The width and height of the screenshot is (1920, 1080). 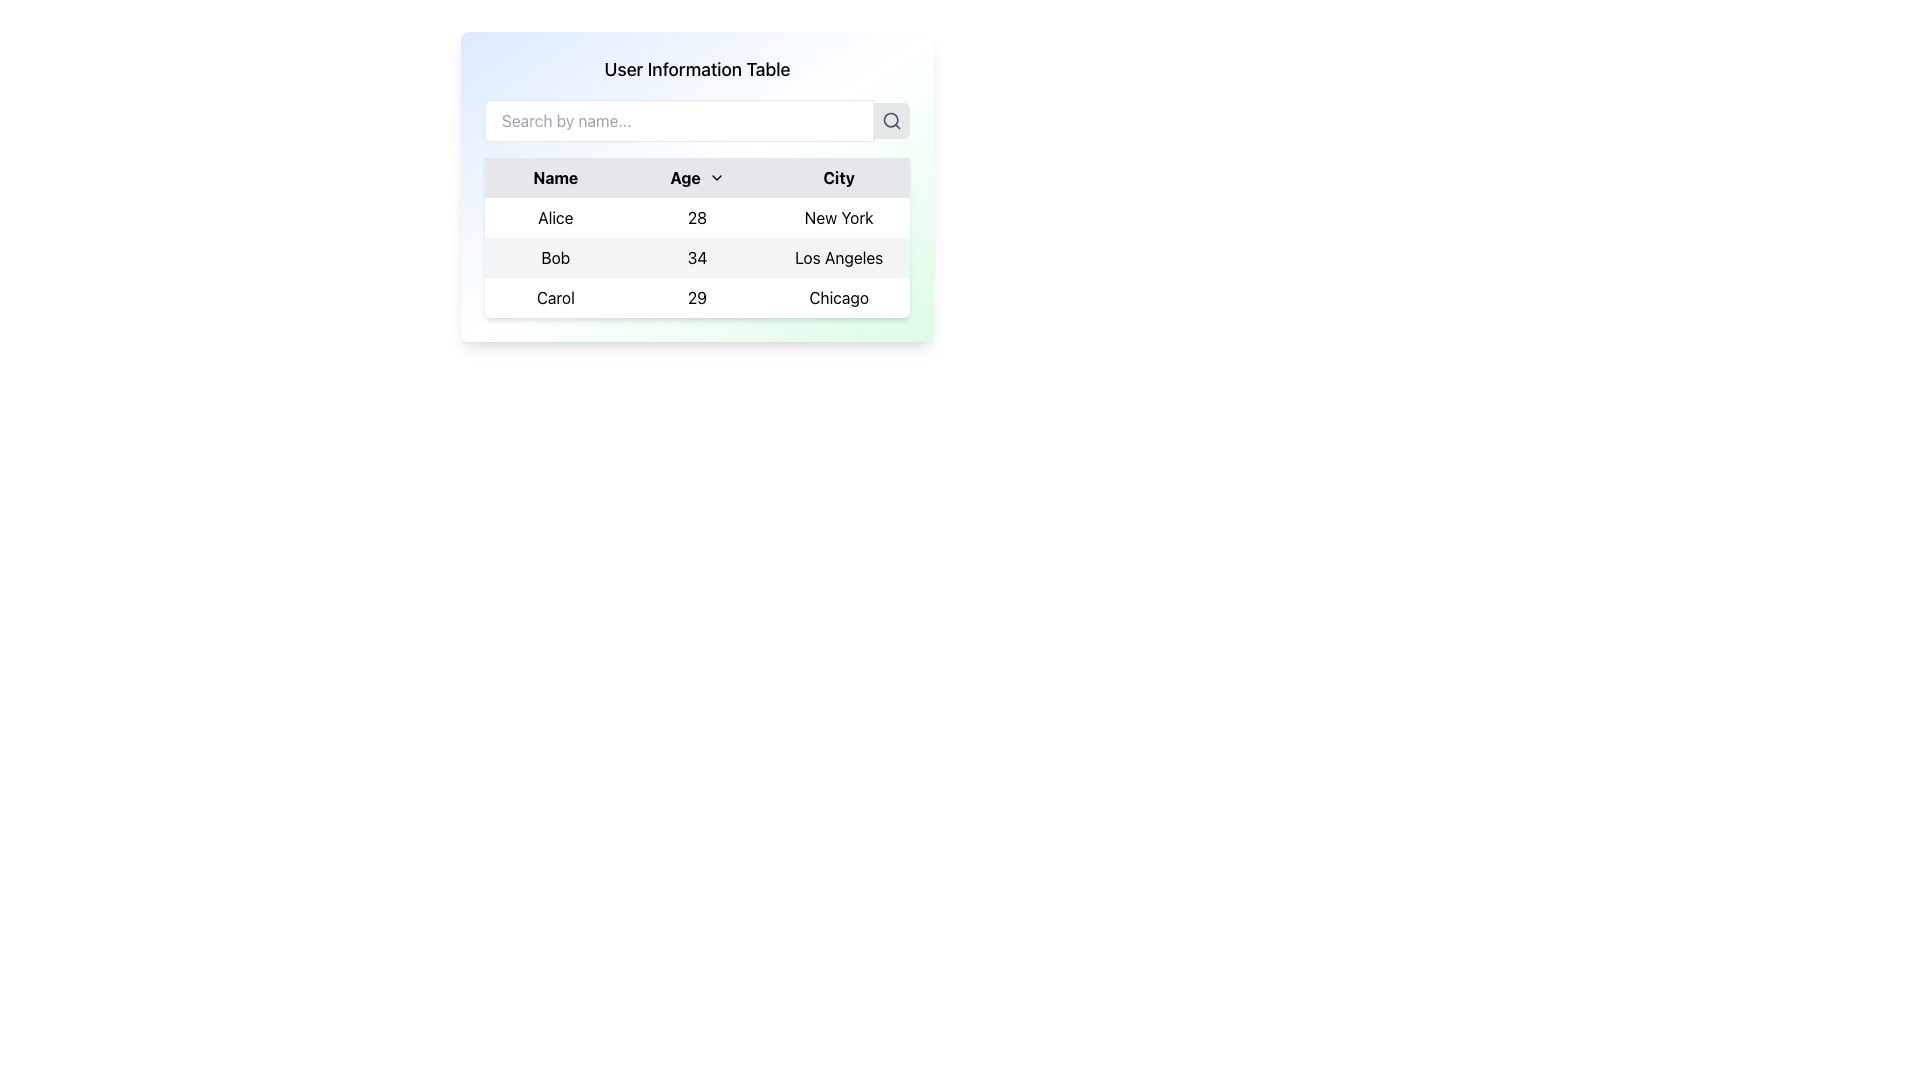 I want to click on the chevron icon in the header of the 'Age' column, so click(x=716, y=176).